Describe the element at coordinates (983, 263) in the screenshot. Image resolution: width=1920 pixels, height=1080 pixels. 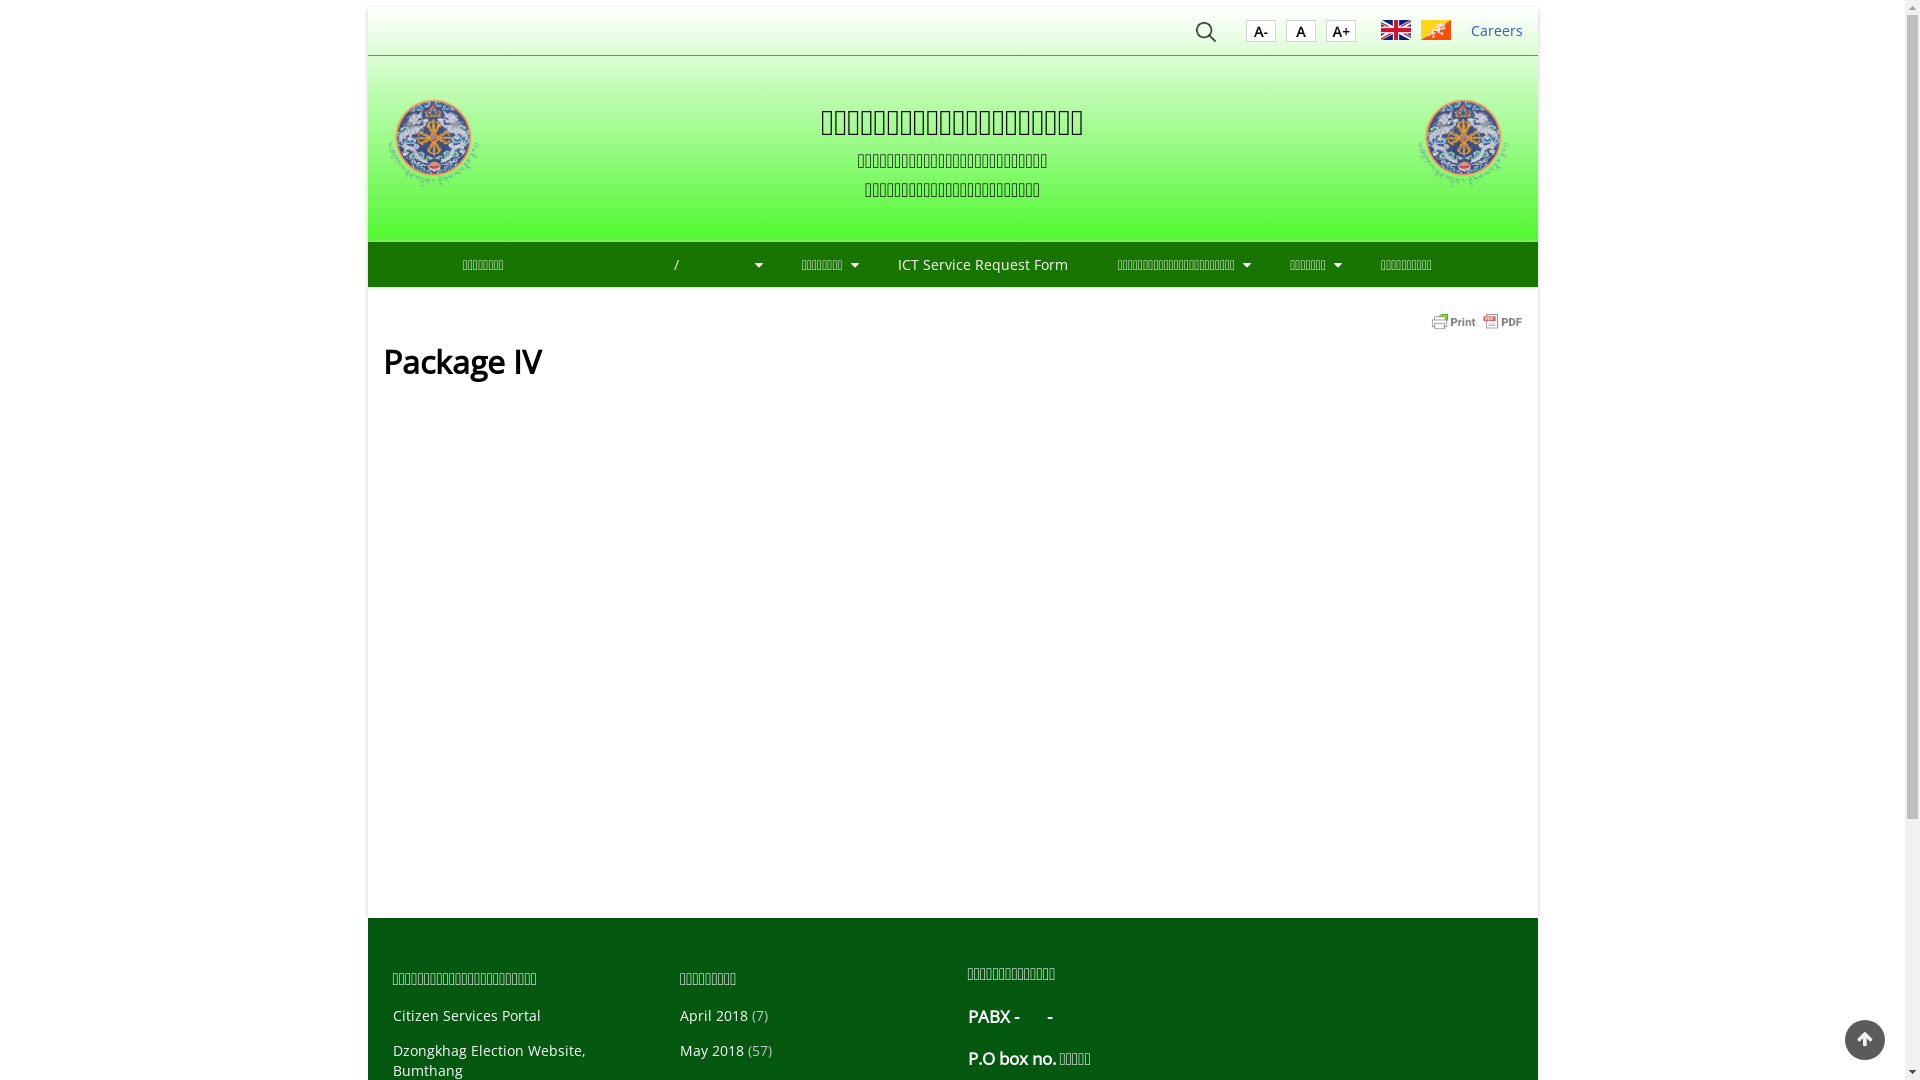
I see `'ICT Service Request Form'` at that location.